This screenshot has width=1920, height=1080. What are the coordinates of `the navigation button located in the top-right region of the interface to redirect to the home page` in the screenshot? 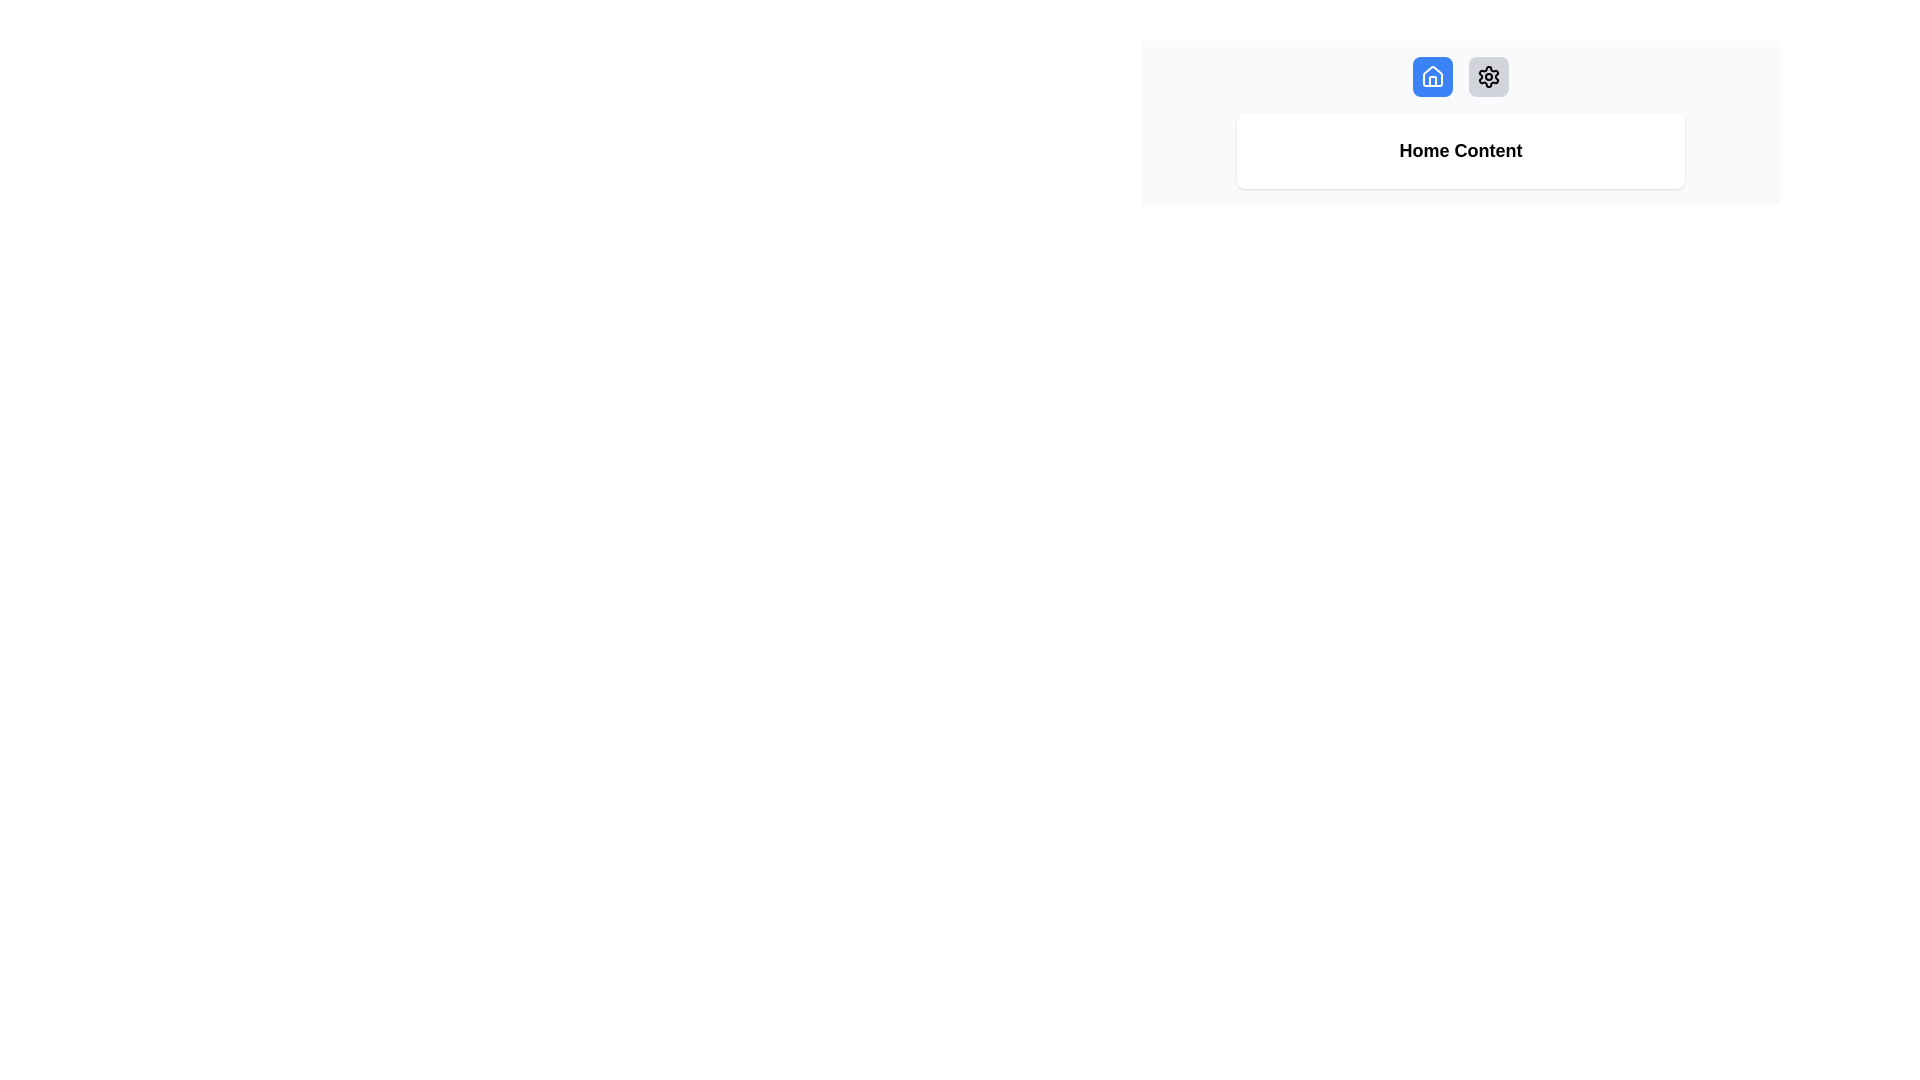 It's located at (1432, 76).